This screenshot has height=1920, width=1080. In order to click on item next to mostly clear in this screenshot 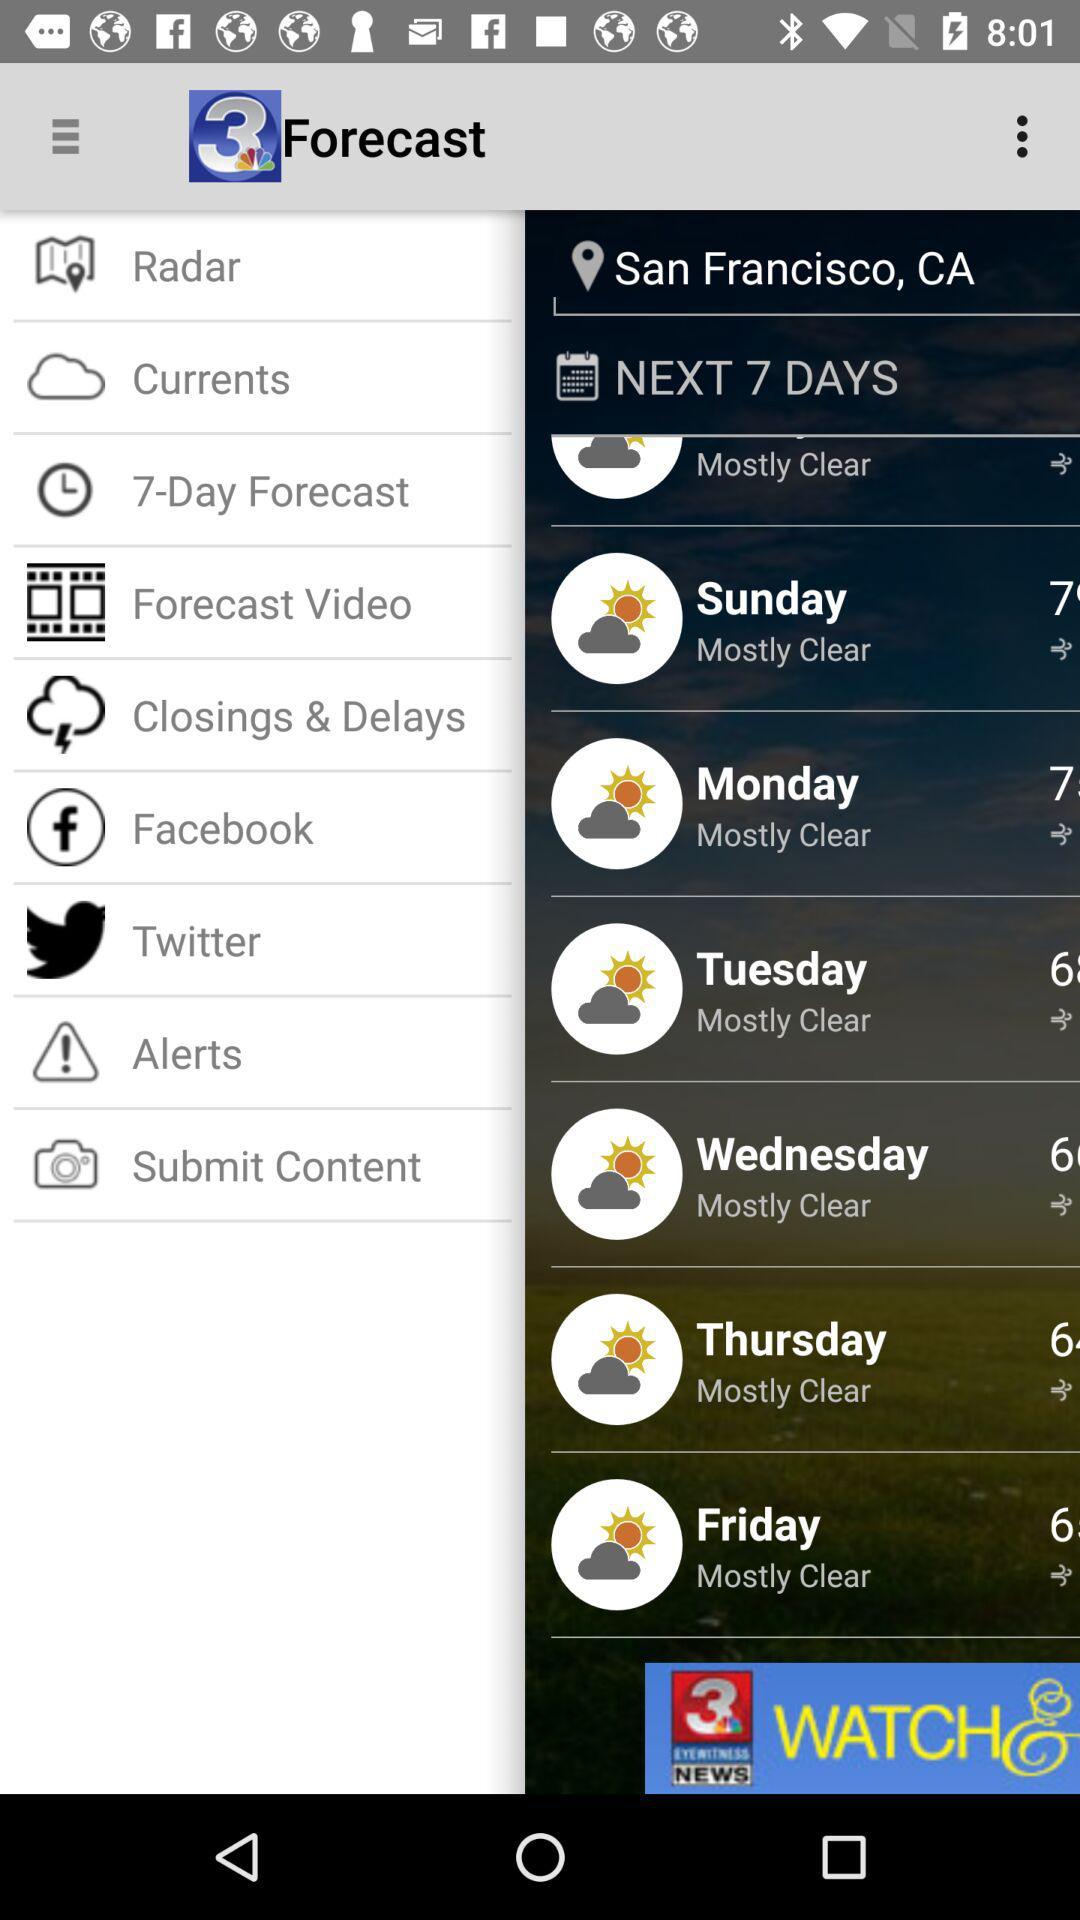, I will do `click(1063, 439)`.